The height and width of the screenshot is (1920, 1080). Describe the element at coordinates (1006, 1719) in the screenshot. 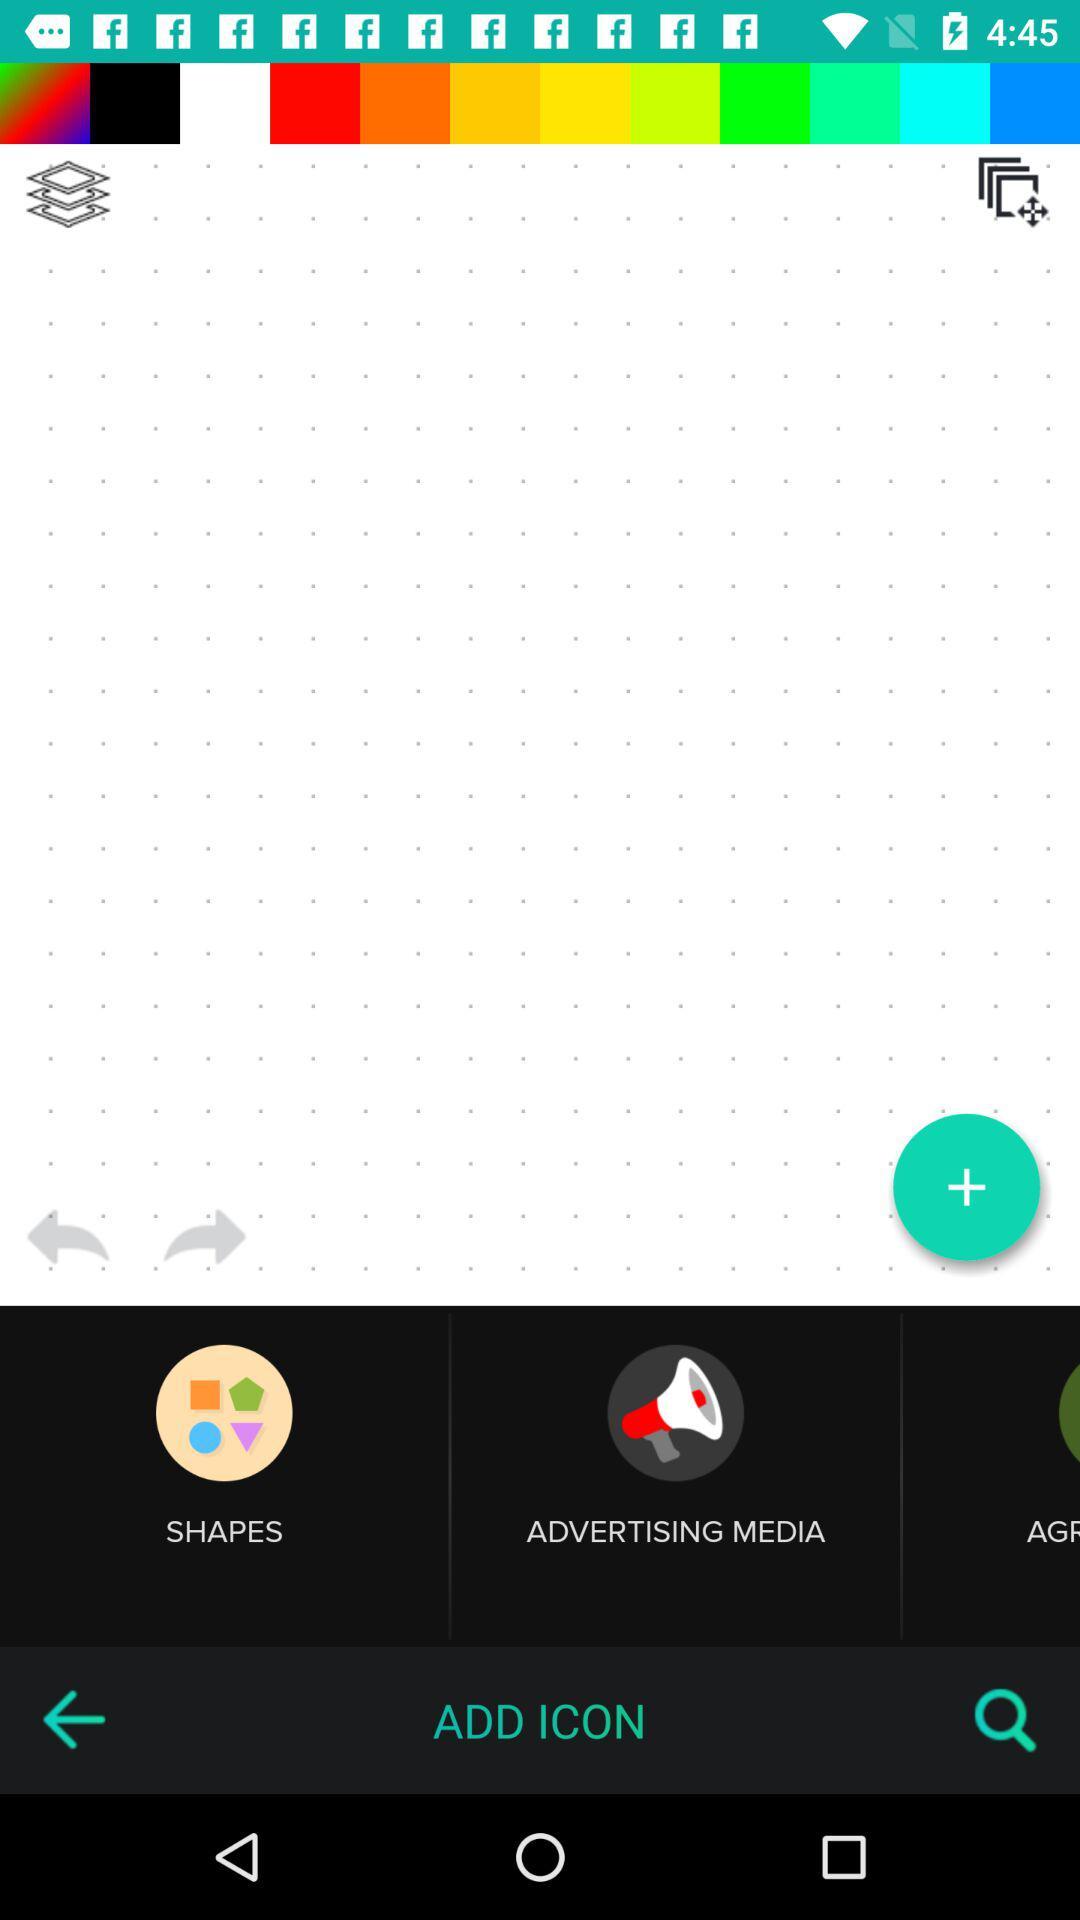

I see `item to the right of the add icon item` at that location.